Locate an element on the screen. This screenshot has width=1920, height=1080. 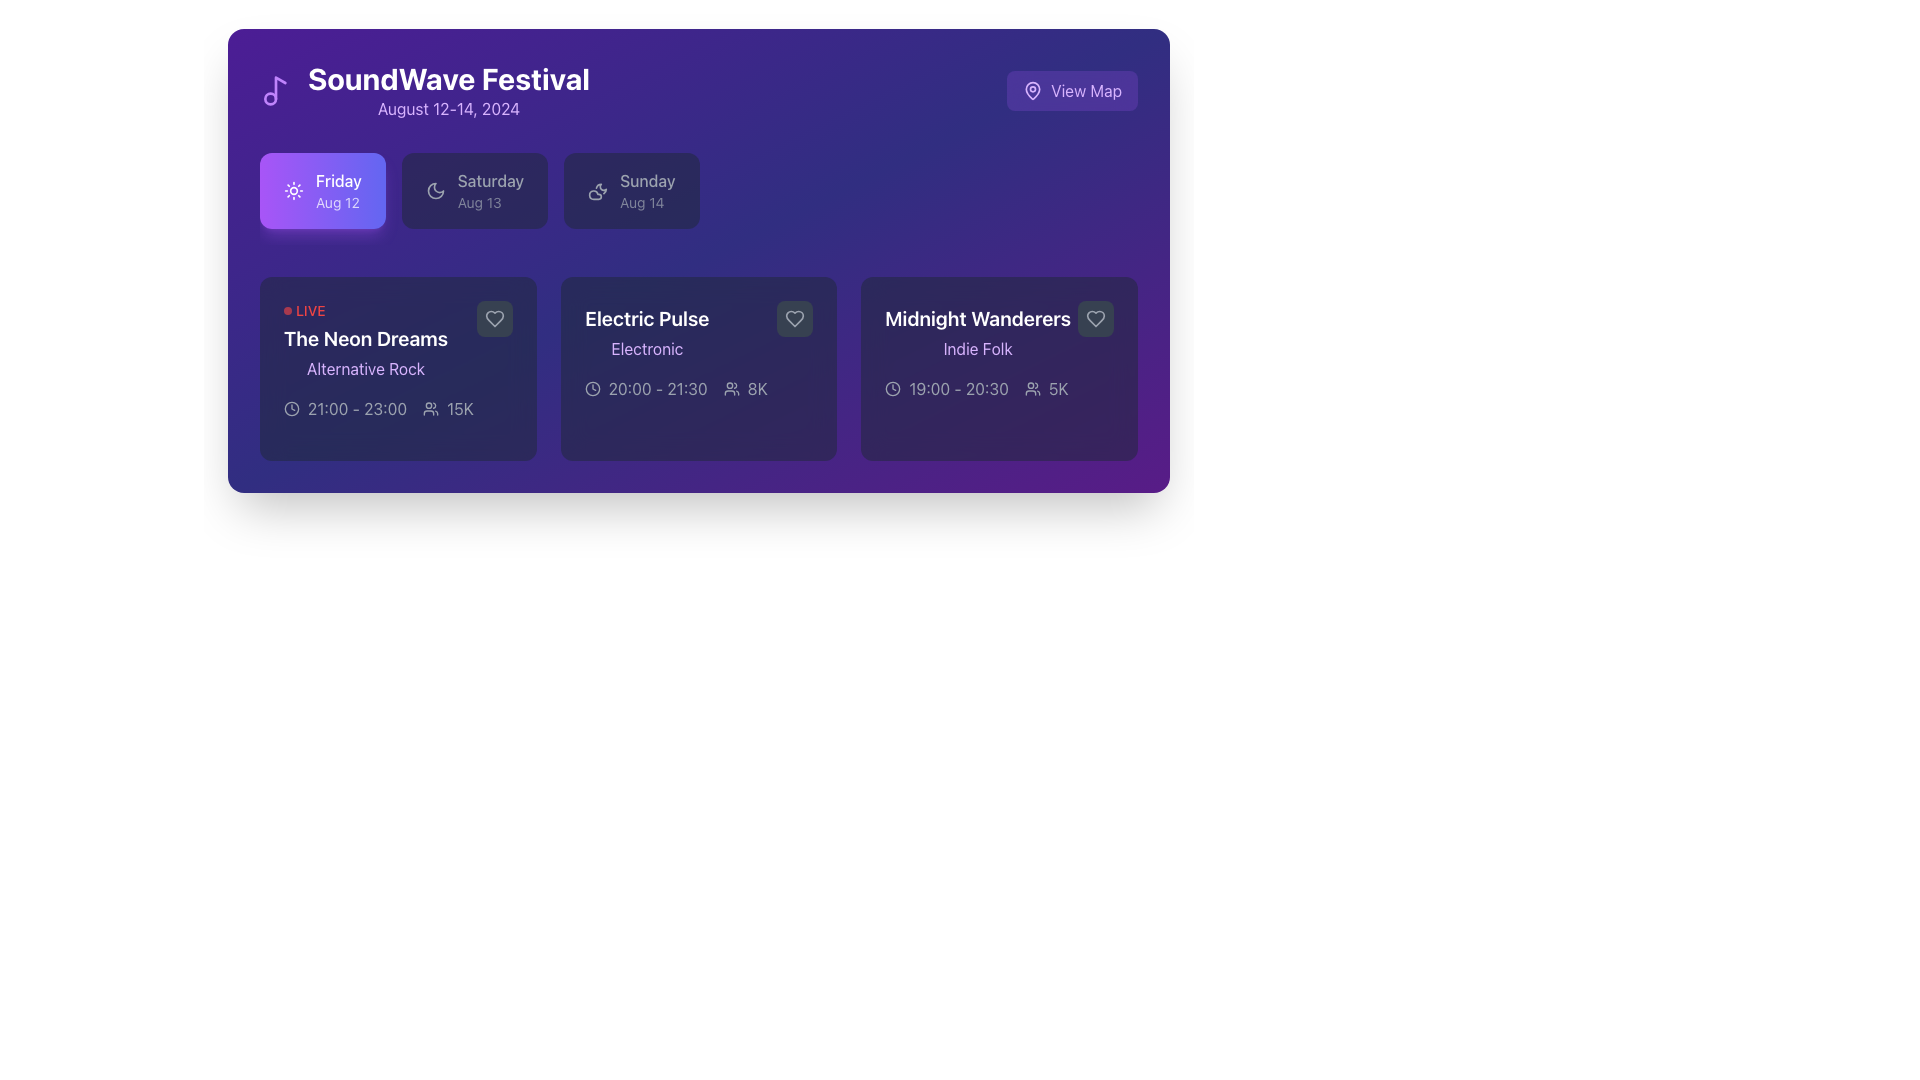
the interactive icons within the informational display showing time ('21:00 - 23:00') and participant count ('15K') under the card titled 'The Neon Dreams' for the 'Friday, August 12' section is located at coordinates (398, 407).